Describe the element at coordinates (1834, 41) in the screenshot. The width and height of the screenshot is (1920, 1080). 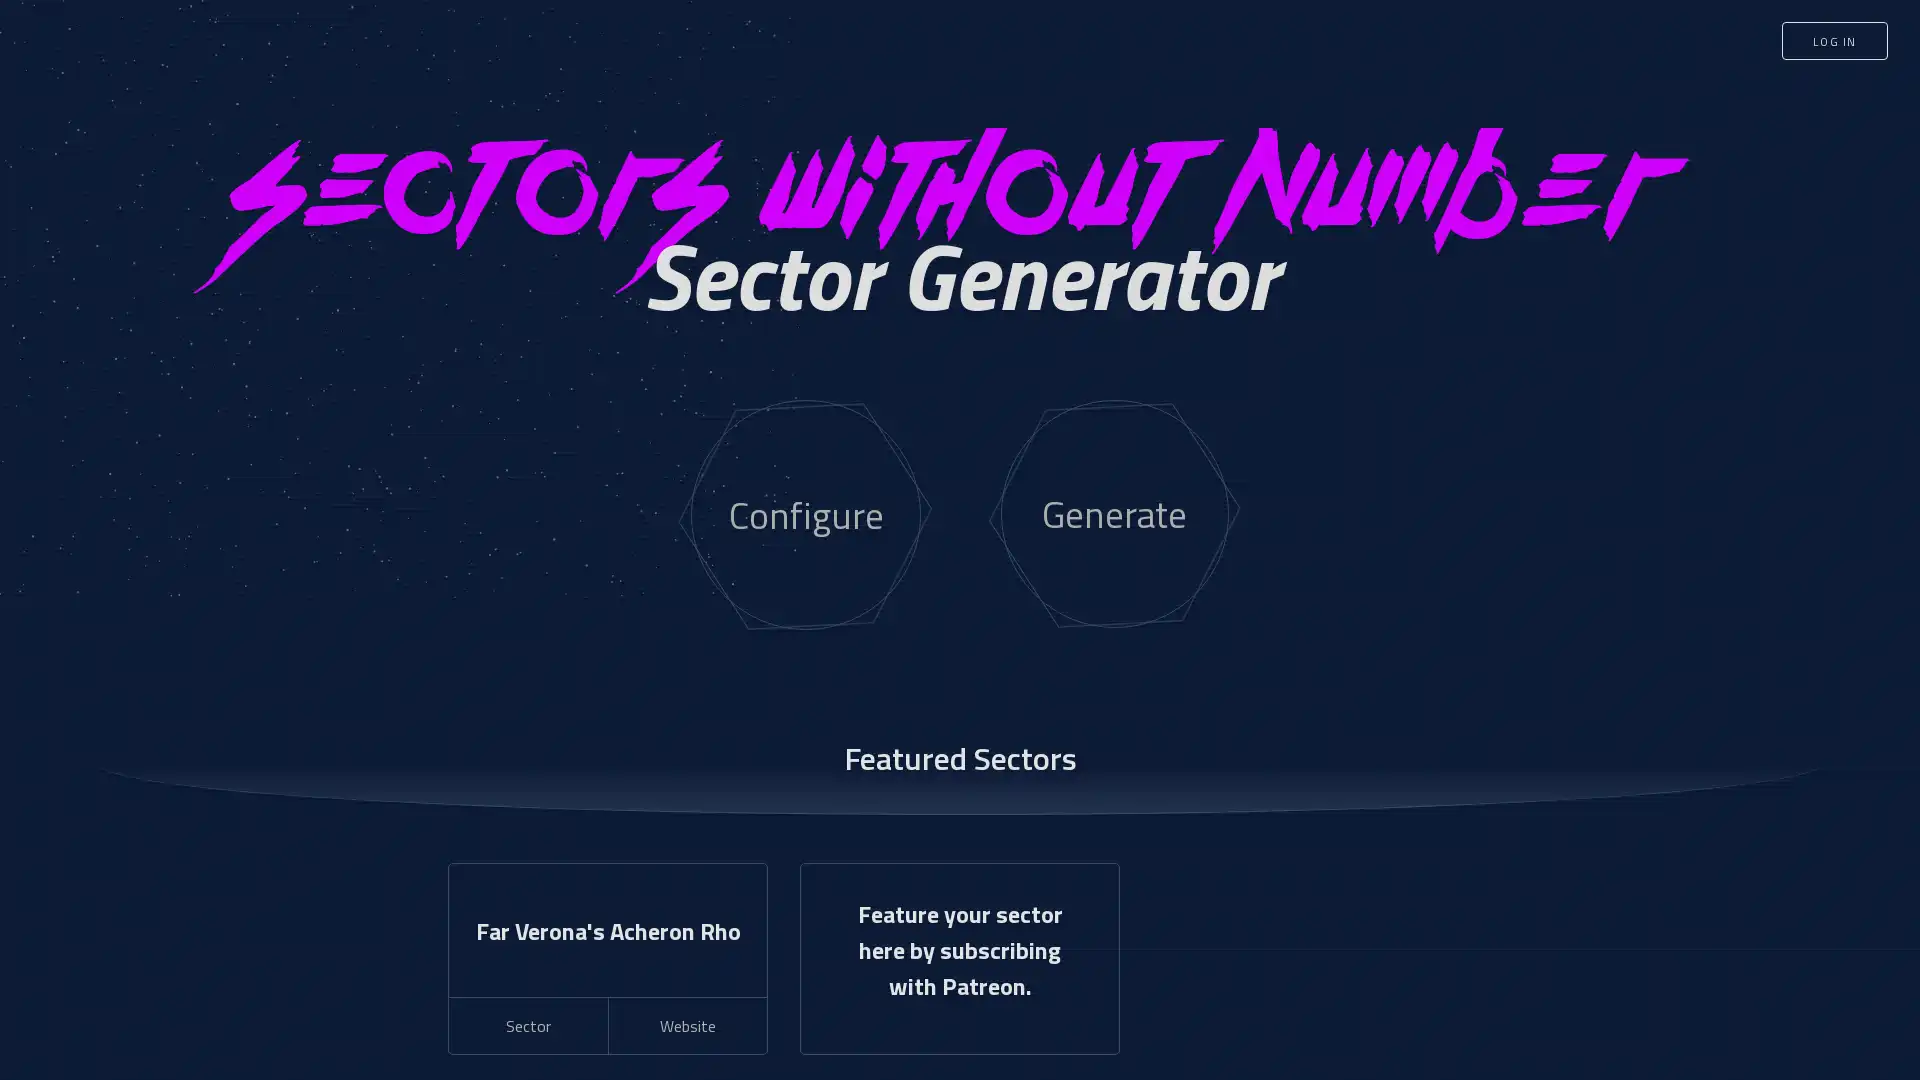
I see `LOG IN` at that location.